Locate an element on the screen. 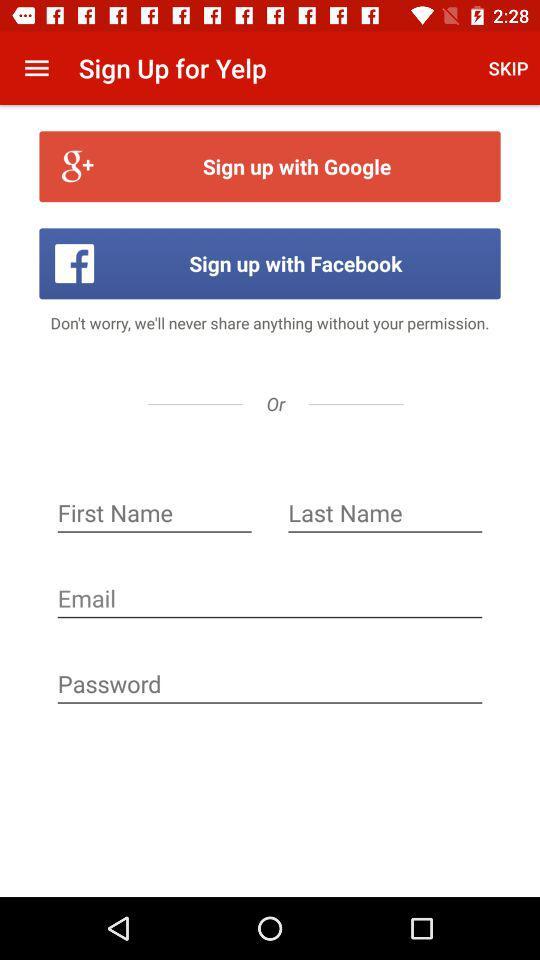 The image size is (540, 960). icon above sign up with icon is located at coordinates (508, 68).